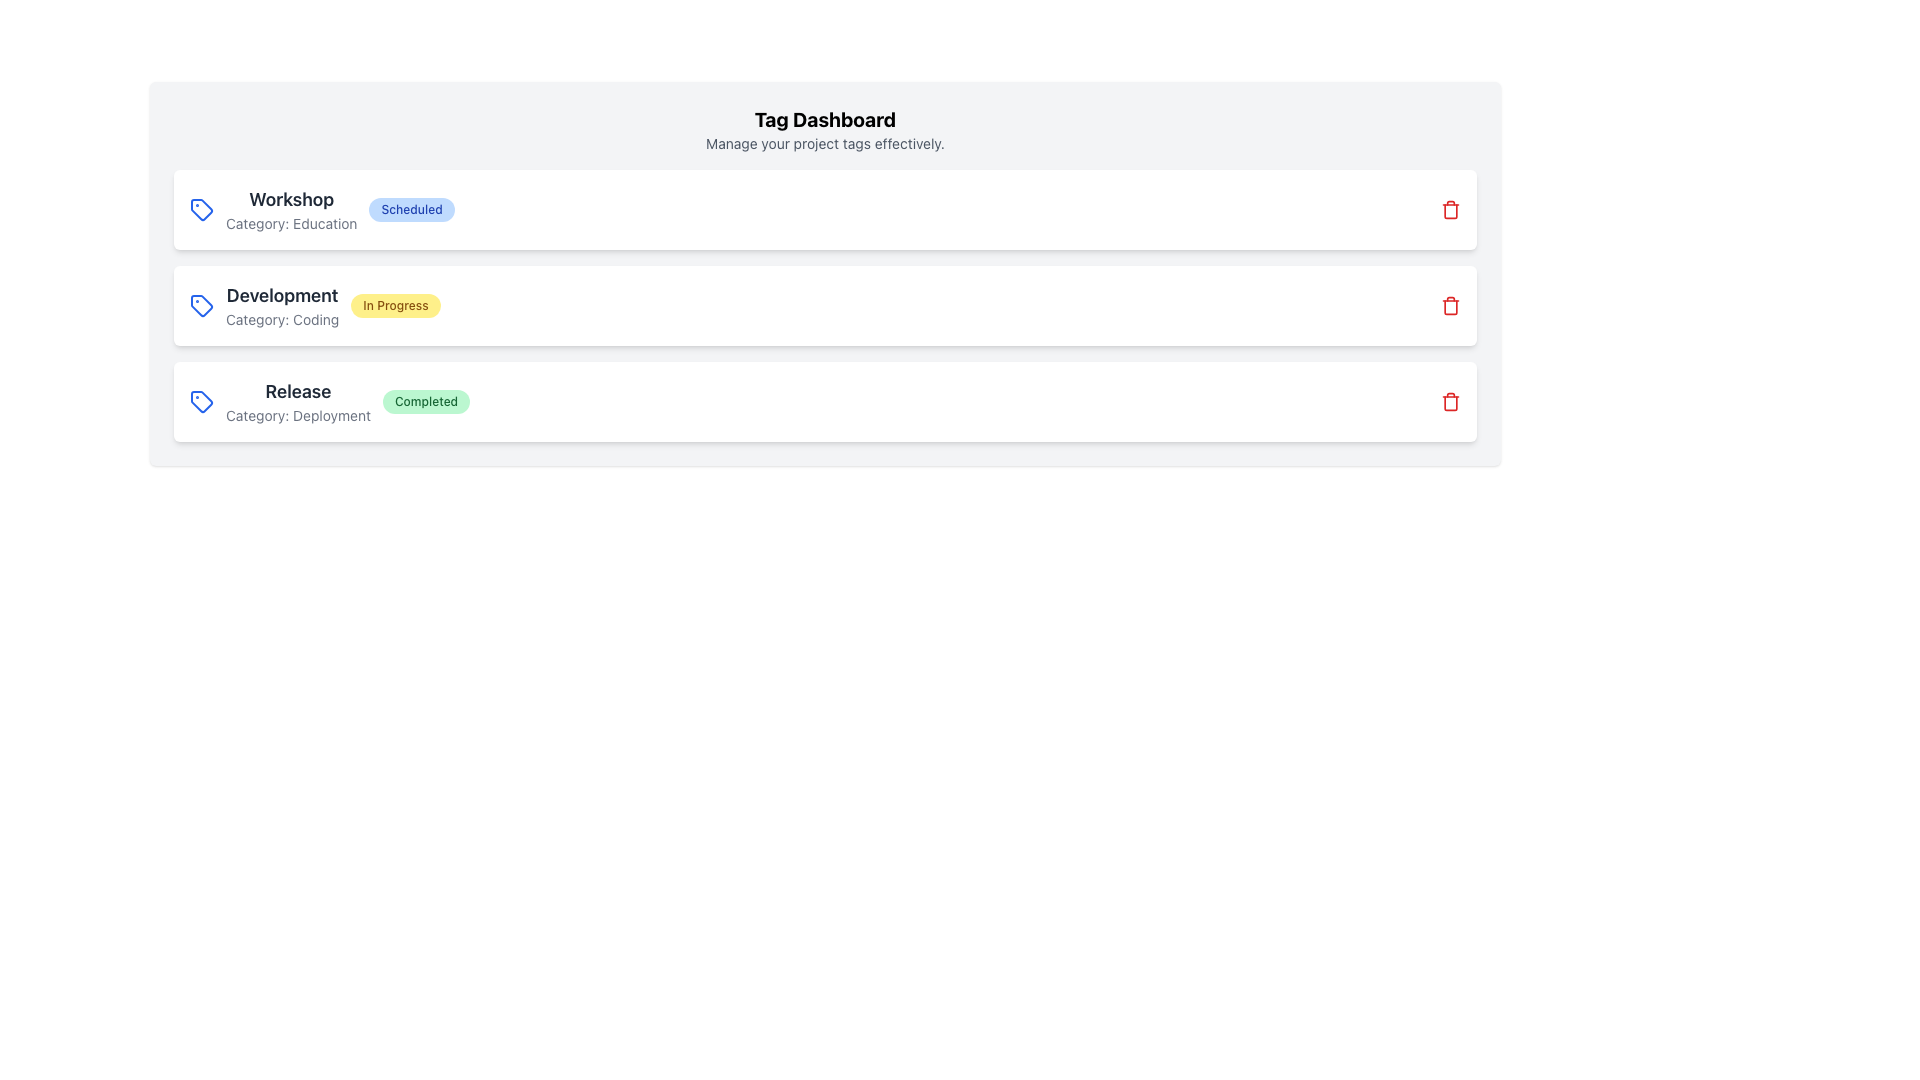  Describe the element at coordinates (1450, 305) in the screenshot. I see `the small red trash bin icon located at the far right end of the 'Development' section` at that location.